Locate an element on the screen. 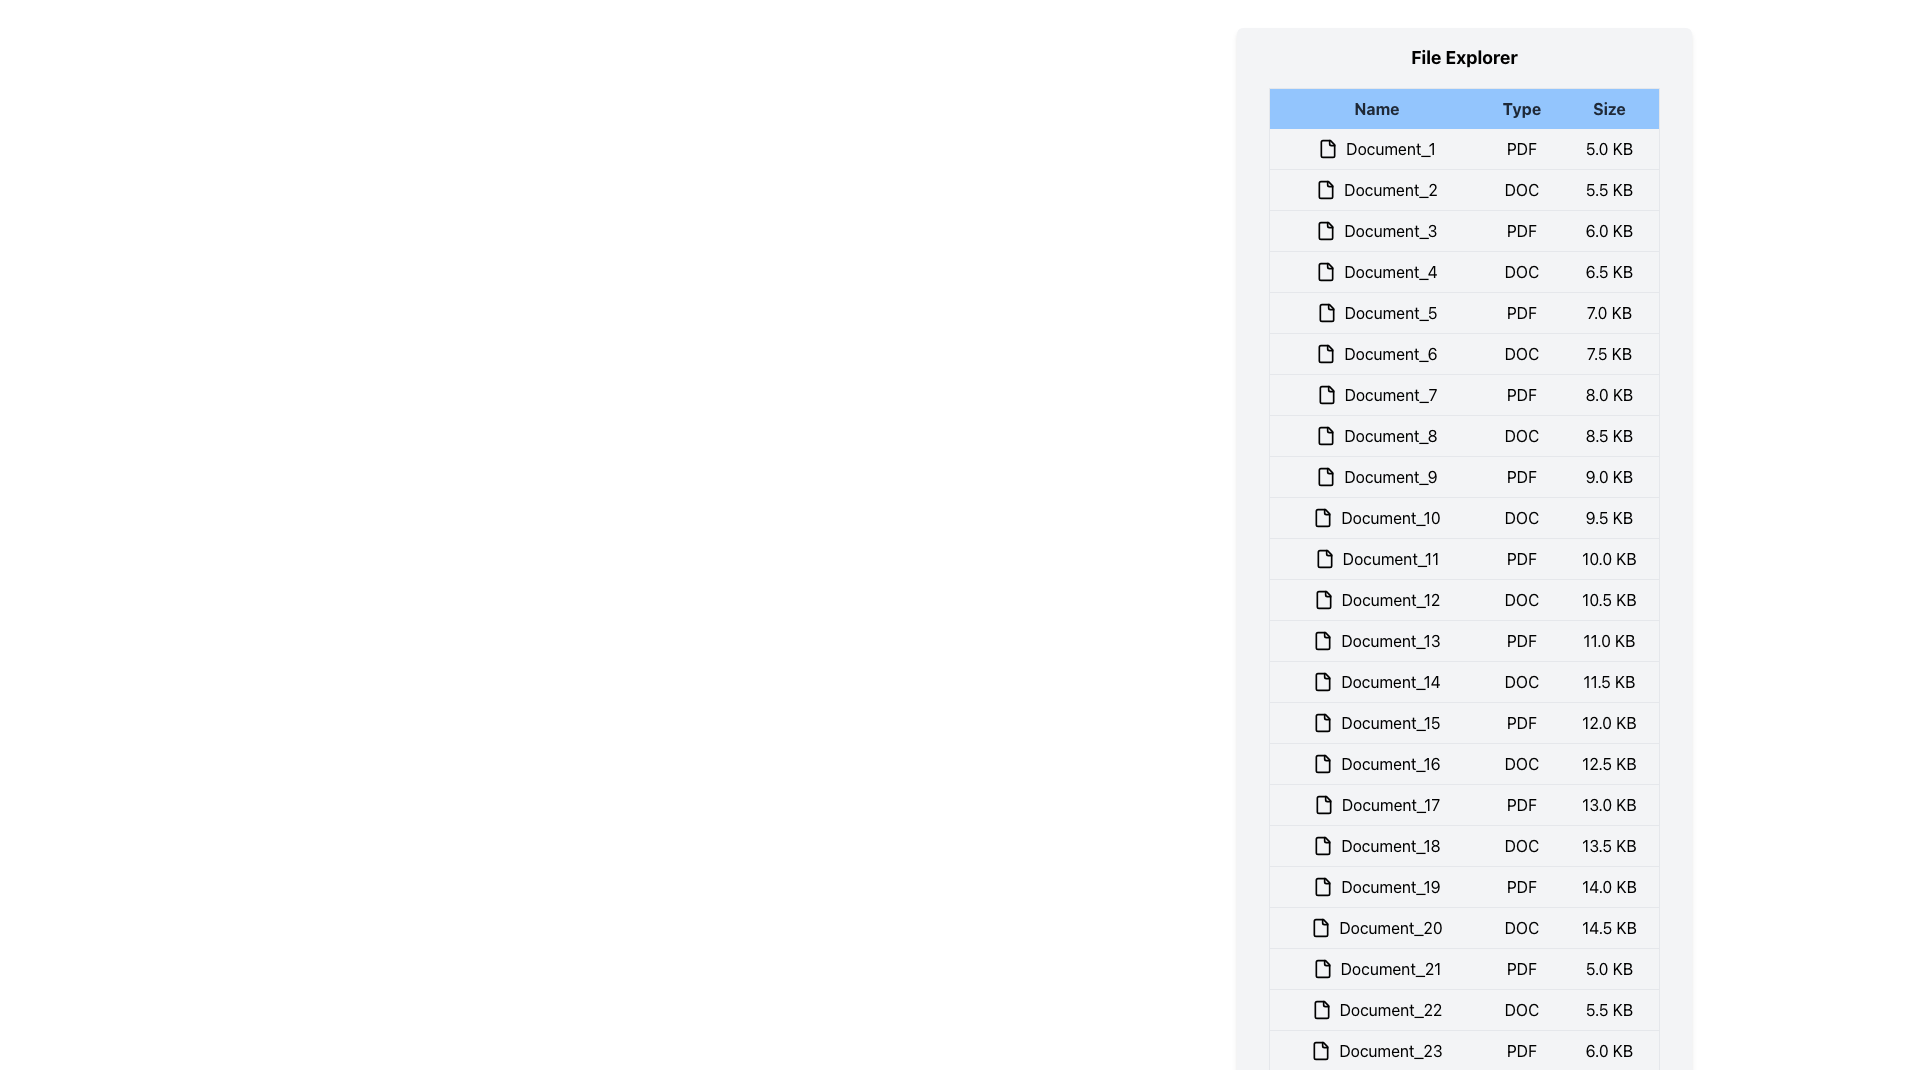  the table row containing 'Document_9' by clicking on it is located at coordinates (1464, 477).